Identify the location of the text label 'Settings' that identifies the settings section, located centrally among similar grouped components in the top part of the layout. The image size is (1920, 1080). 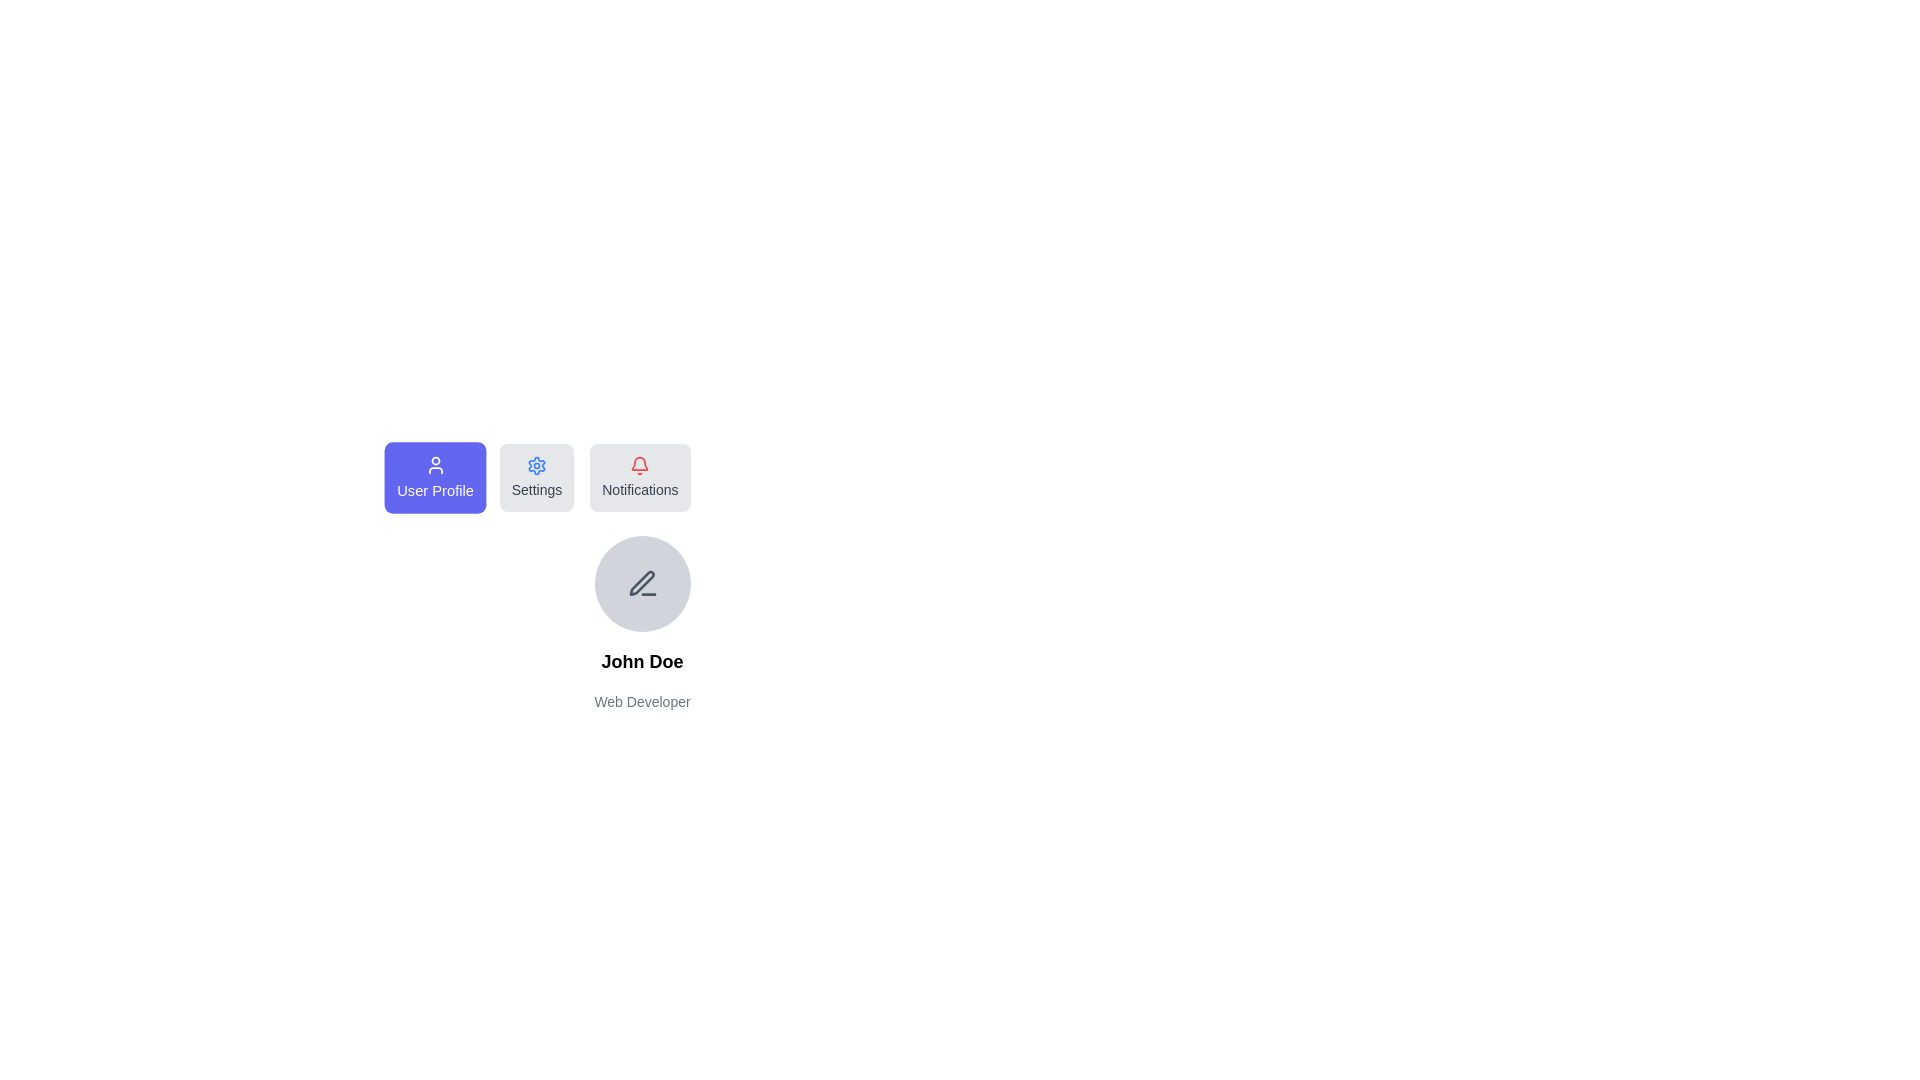
(537, 489).